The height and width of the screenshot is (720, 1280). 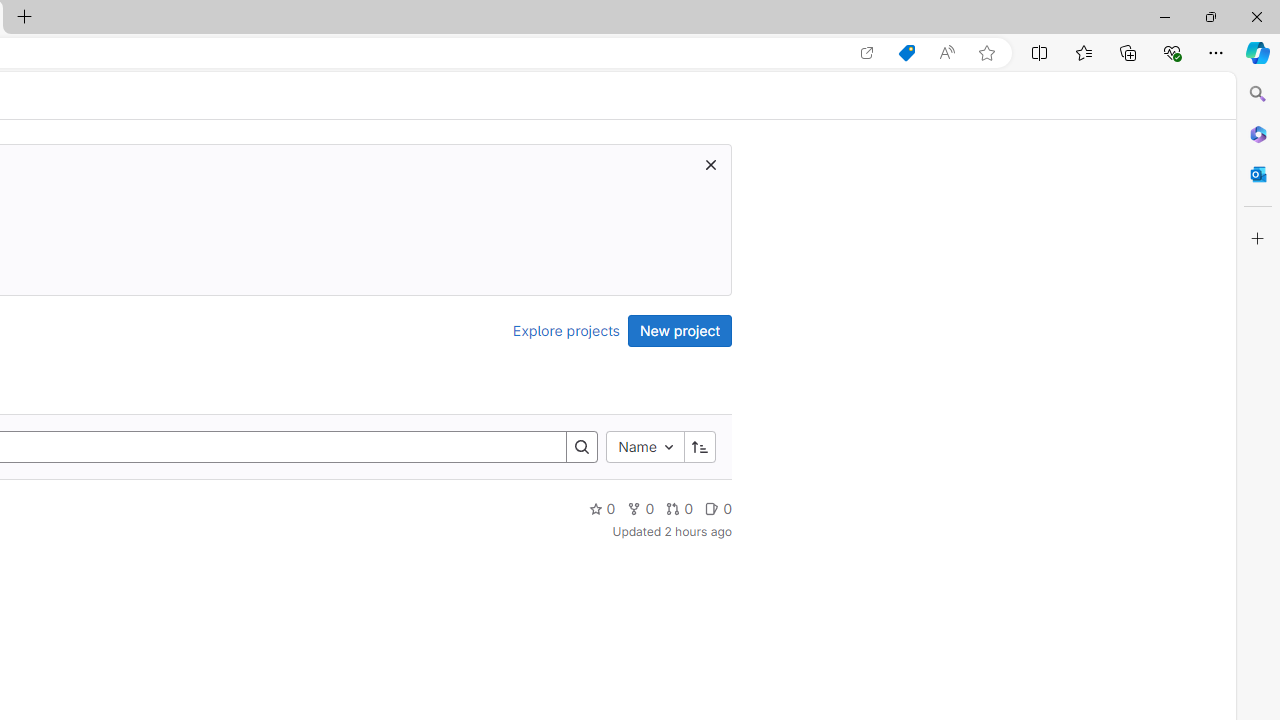 I want to click on 'Class: s14 gl-mr-2', so click(x=712, y=507).